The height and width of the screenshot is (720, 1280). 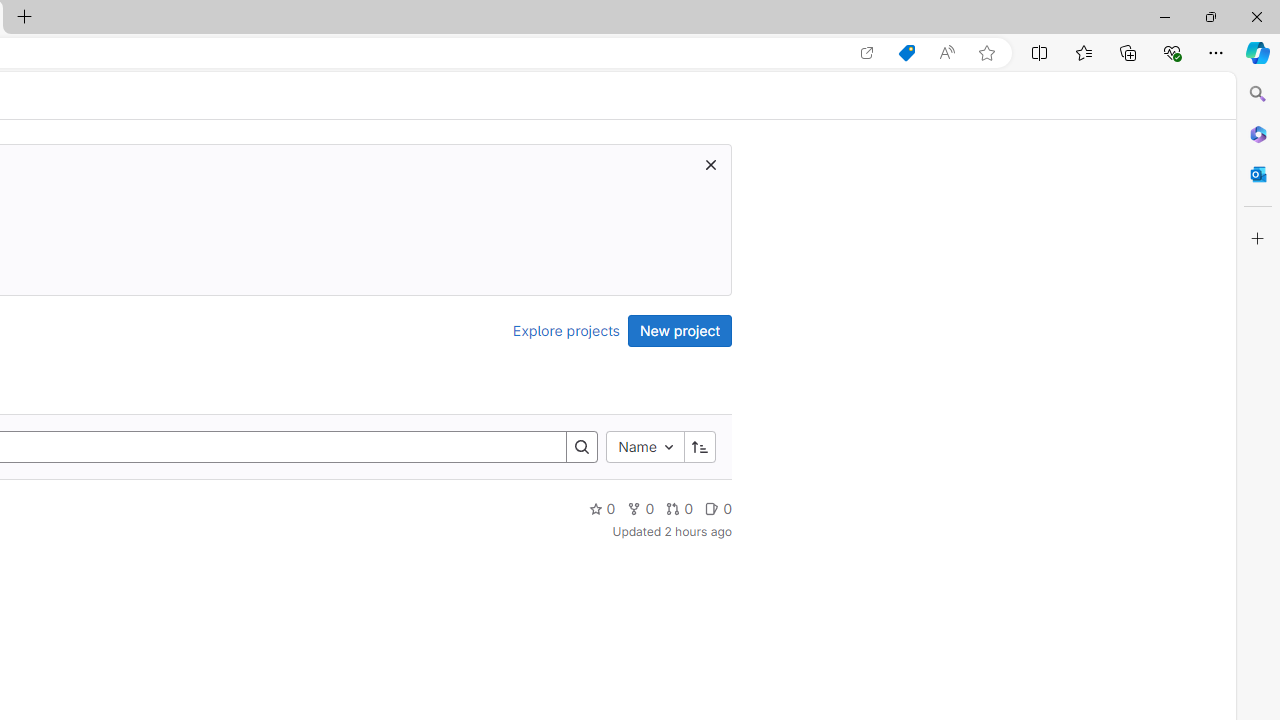 I want to click on 'Class: s14 gl-mr-2', so click(x=712, y=507).